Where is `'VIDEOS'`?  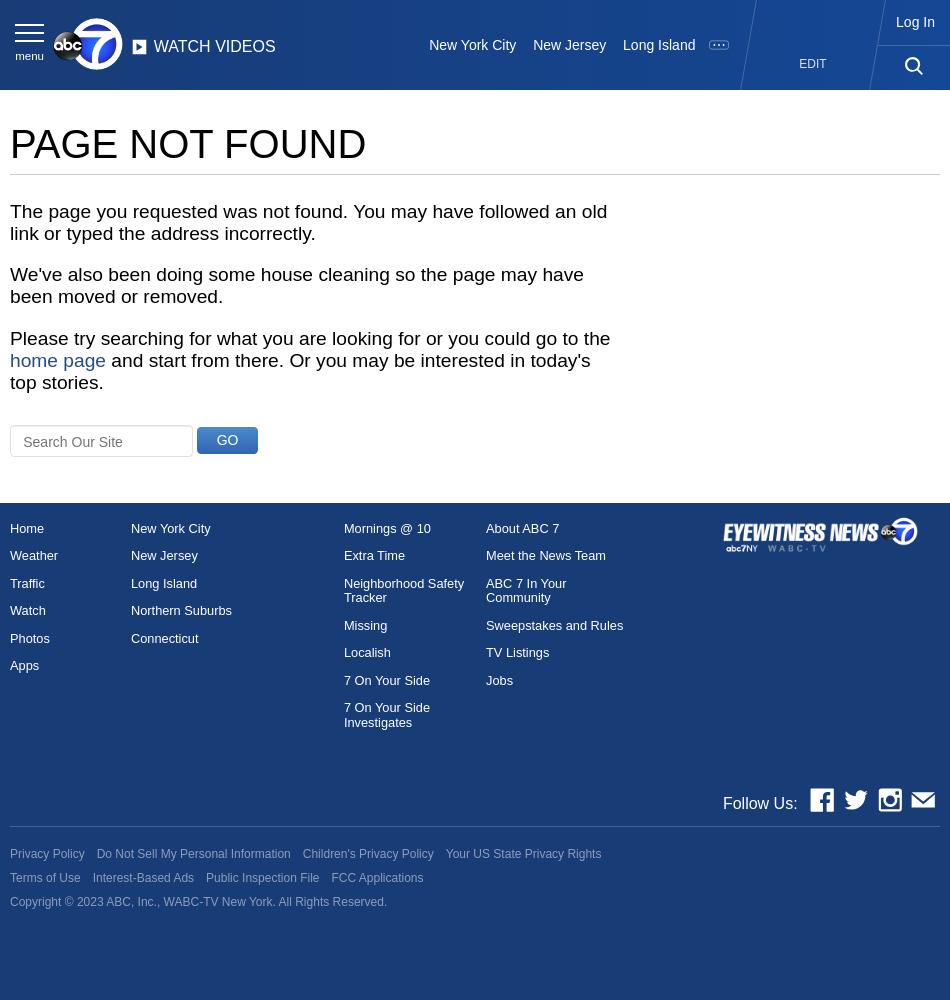
'VIDEOS' is located at coordinates (214, 46).